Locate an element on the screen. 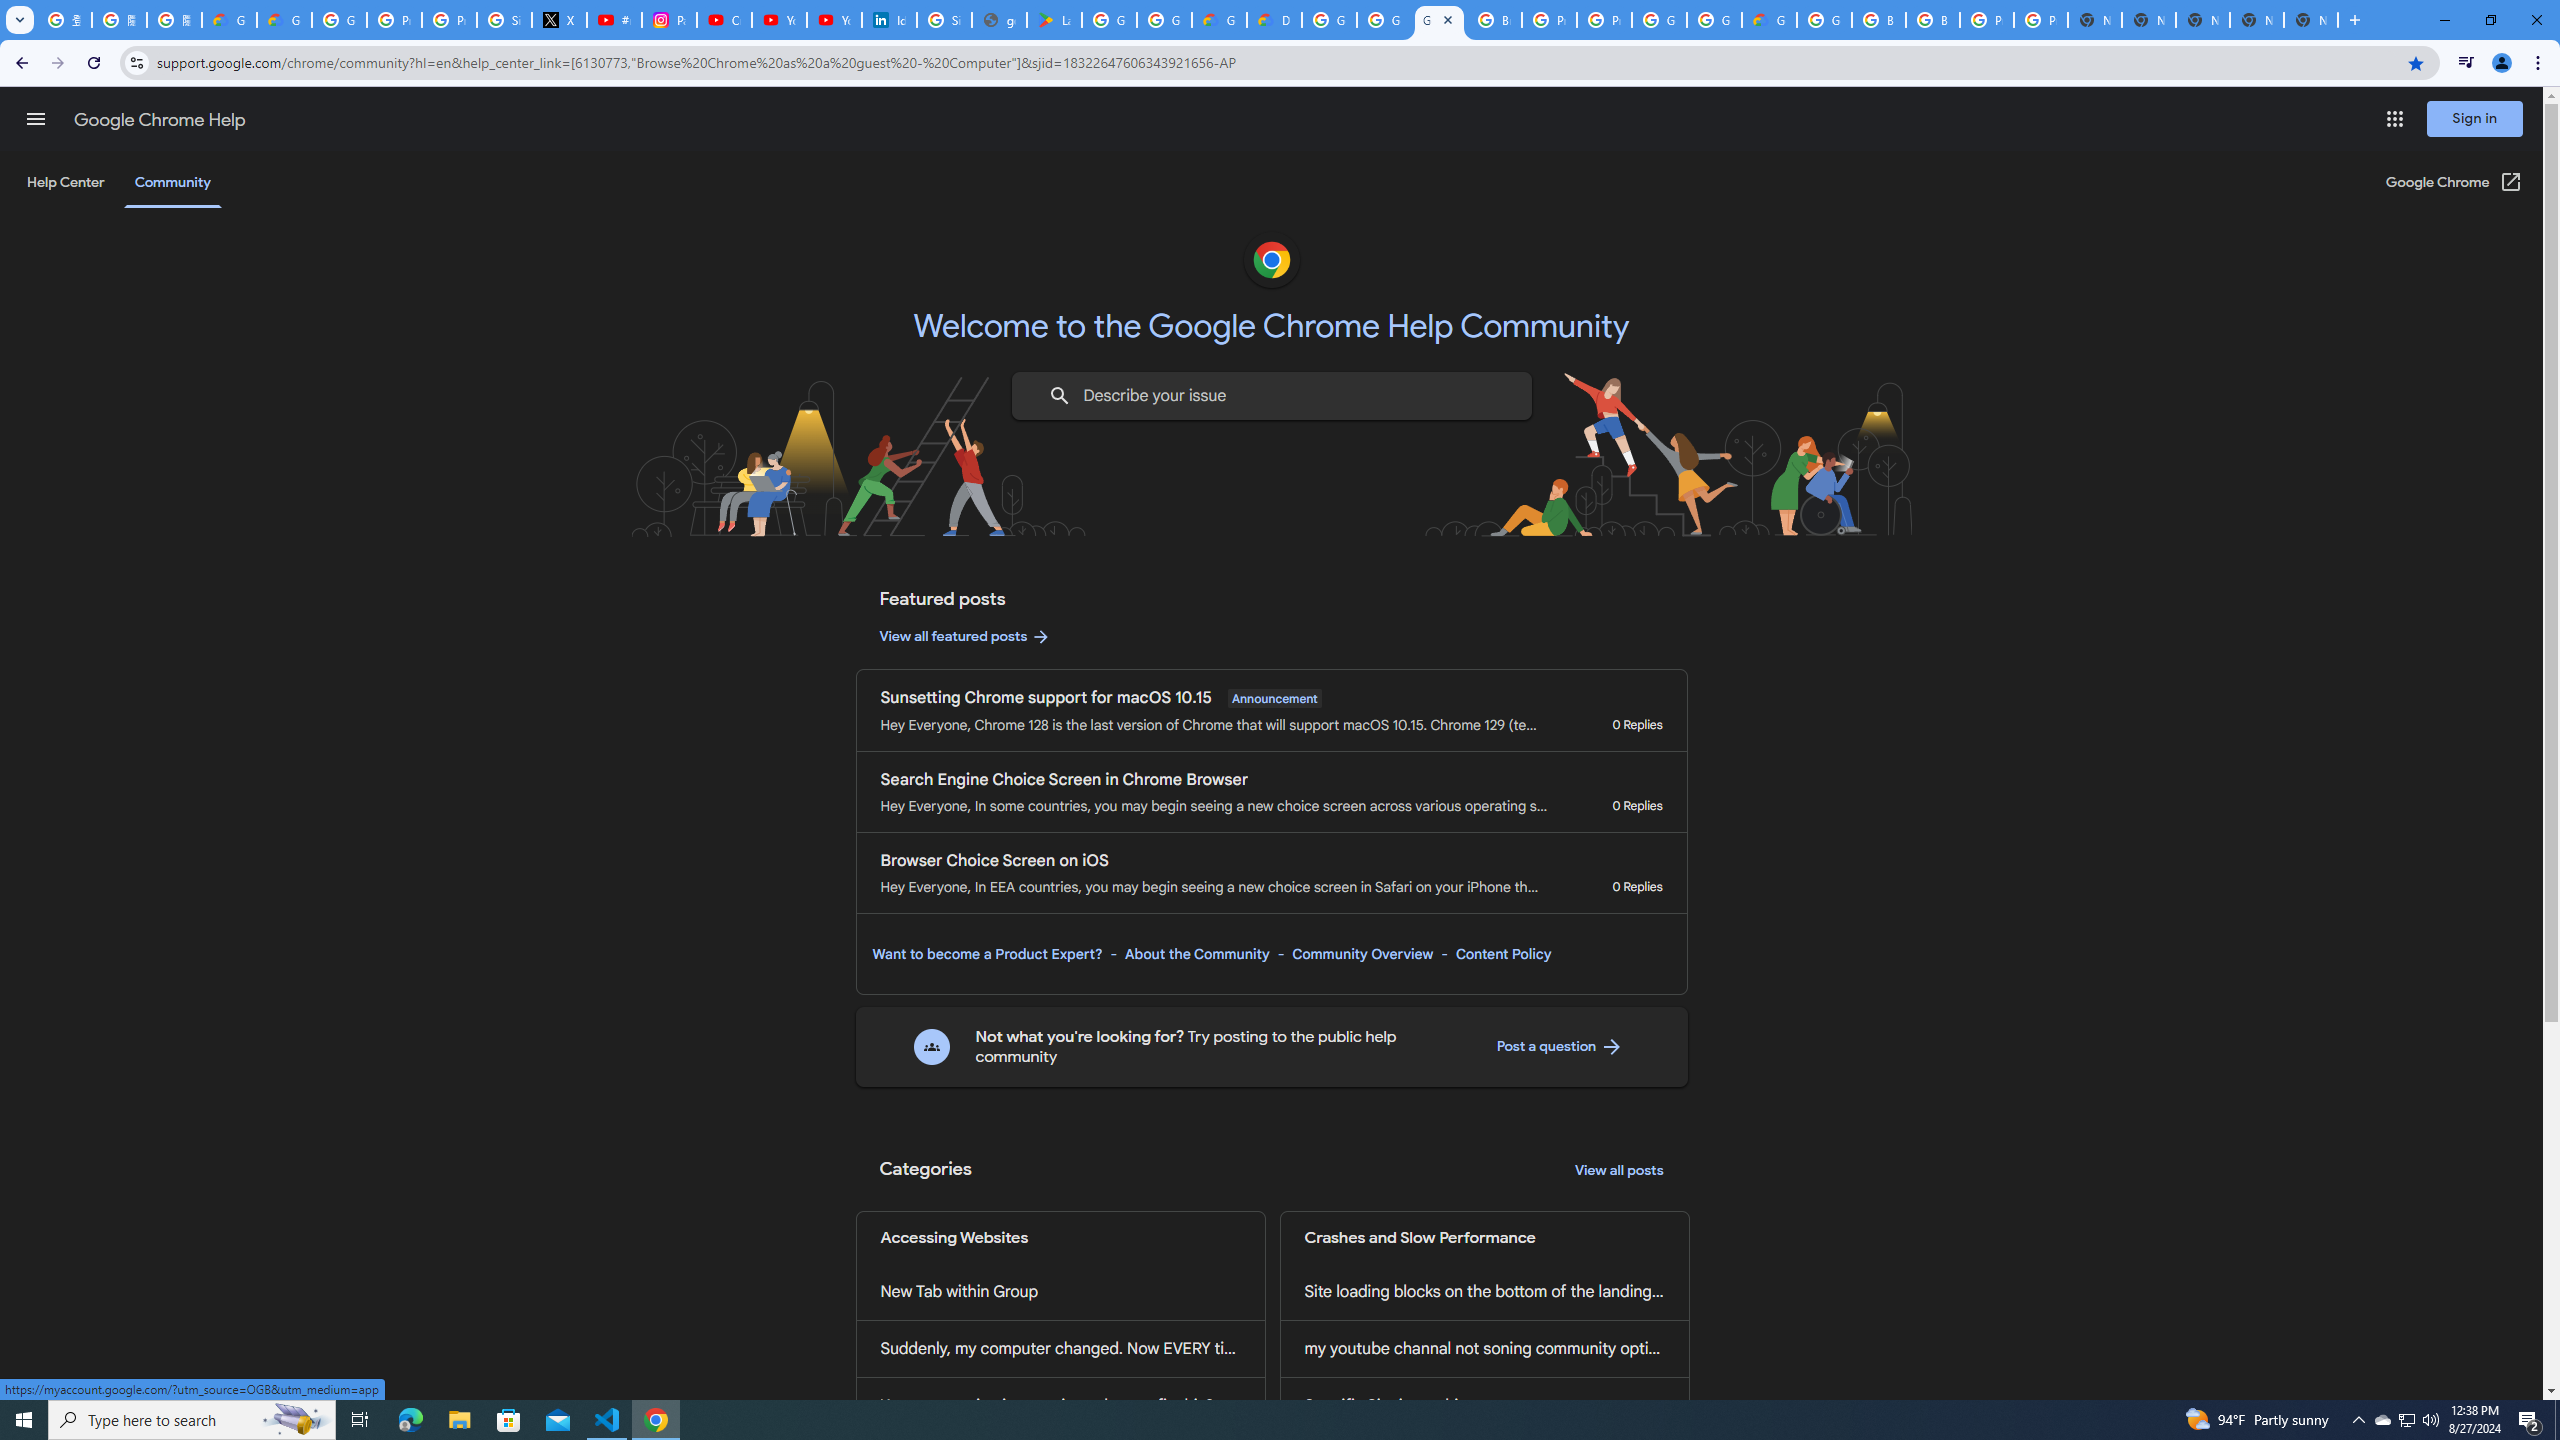  'Google Chrome (Open in a new window)' is located at coordinates (2454, 181).